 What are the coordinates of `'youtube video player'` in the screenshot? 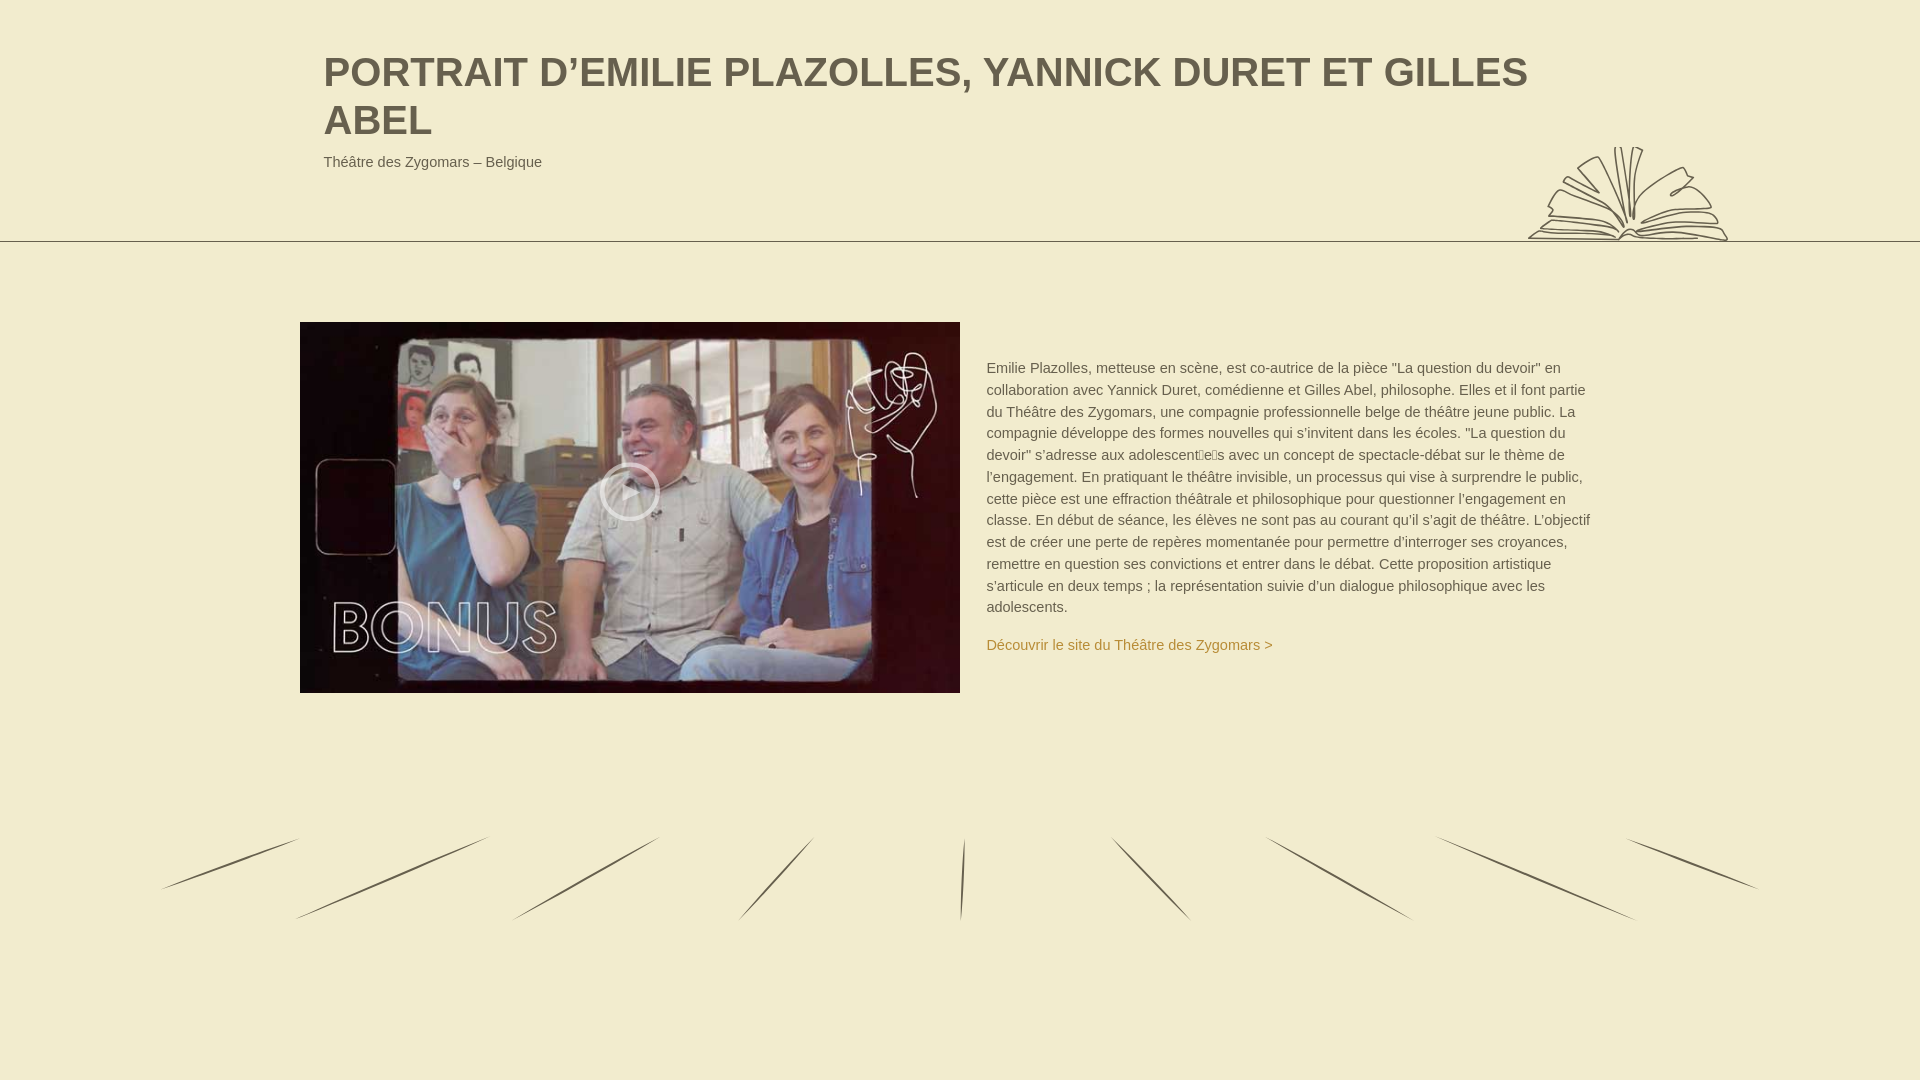 It's located at (628, 506).